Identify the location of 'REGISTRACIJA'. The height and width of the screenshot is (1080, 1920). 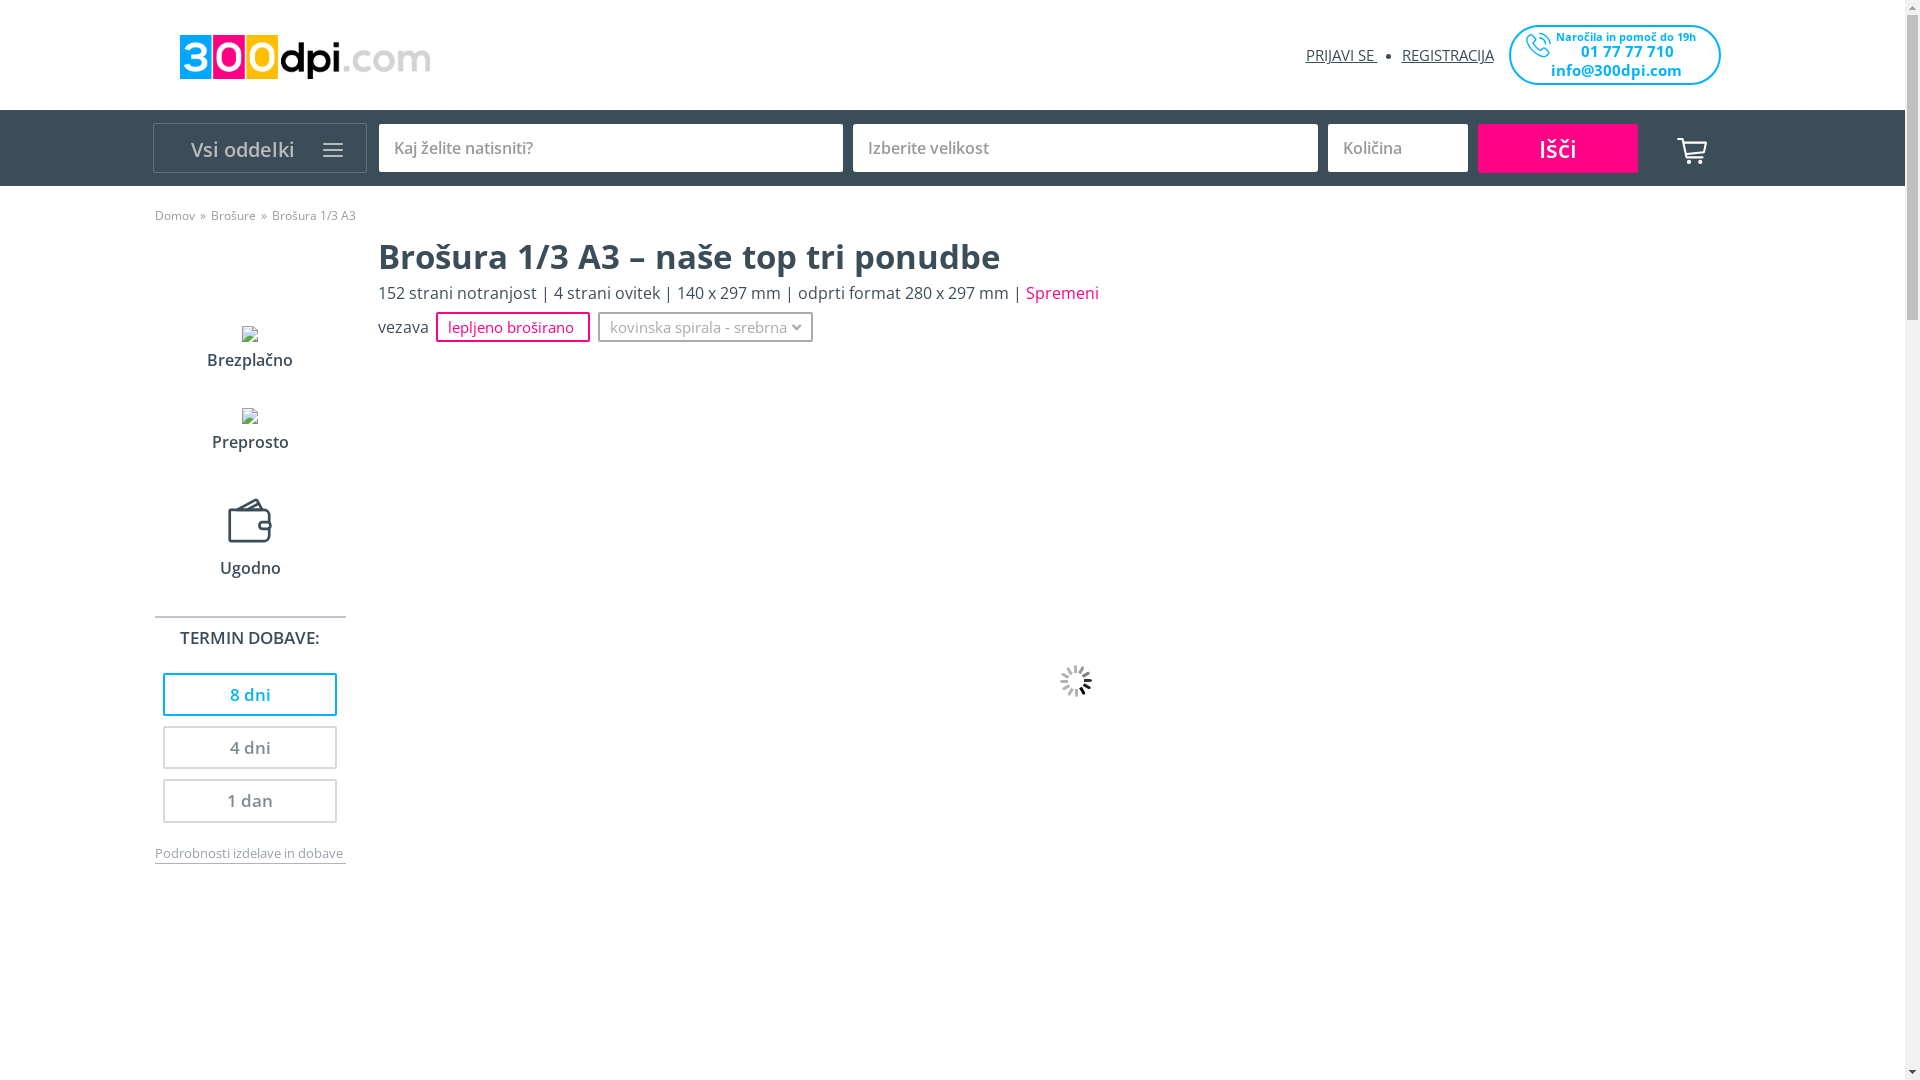
(1448, 53).